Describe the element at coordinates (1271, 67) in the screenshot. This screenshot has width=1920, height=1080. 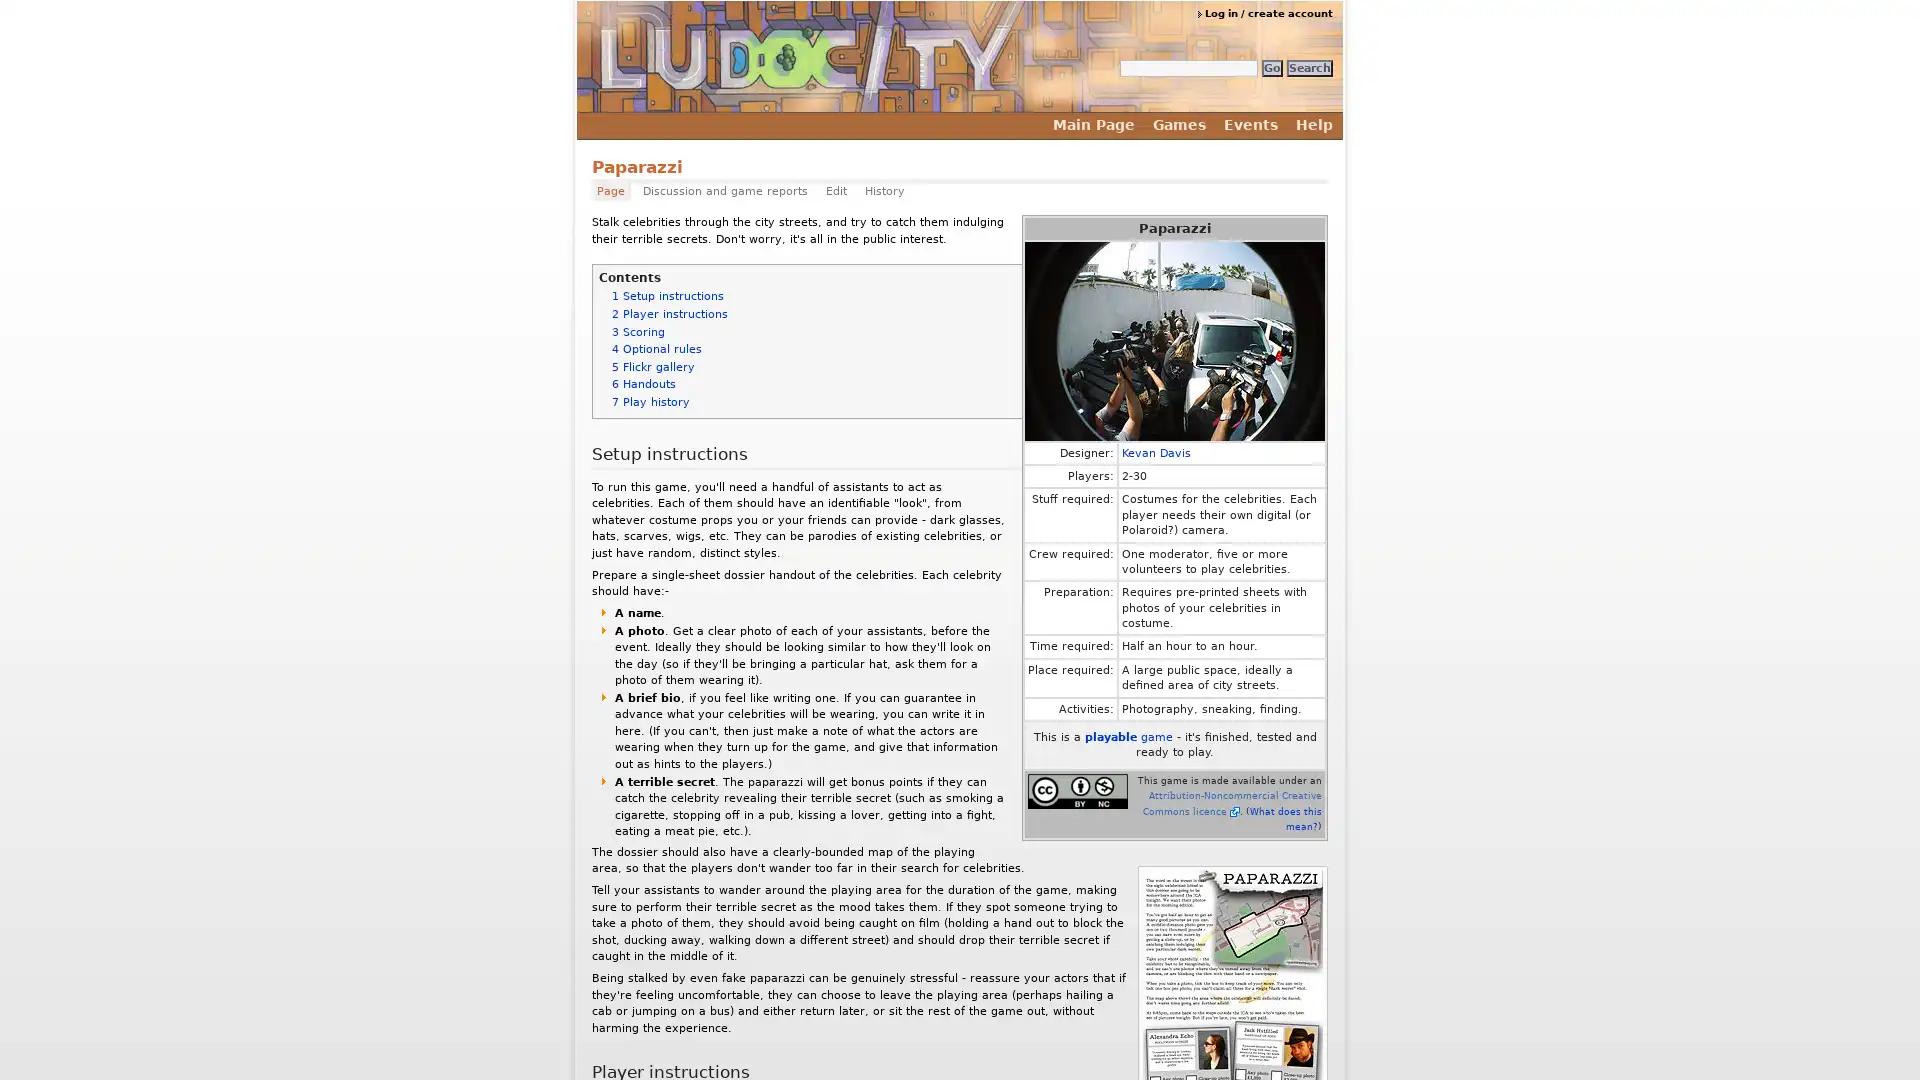
I see `Go` at that location.